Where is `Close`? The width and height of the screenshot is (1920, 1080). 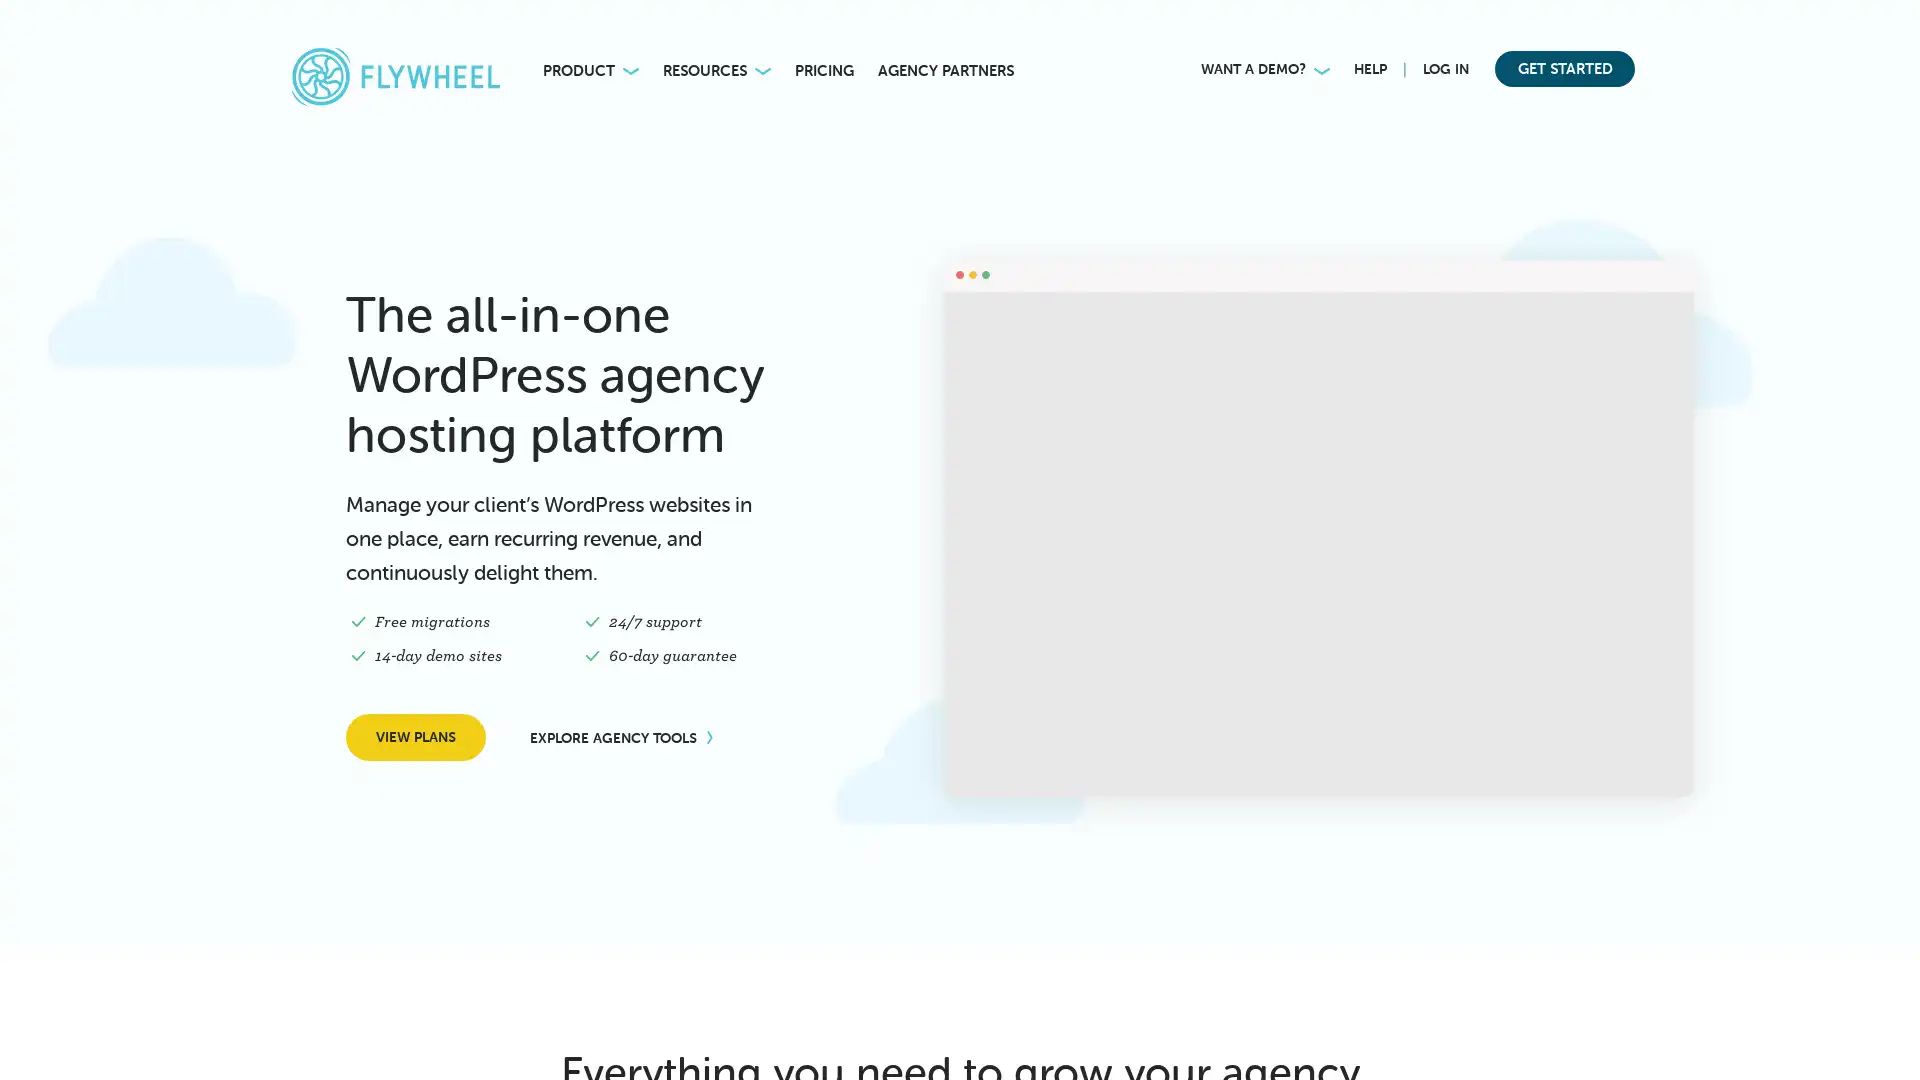
Close is located at coordinates (481, 818).